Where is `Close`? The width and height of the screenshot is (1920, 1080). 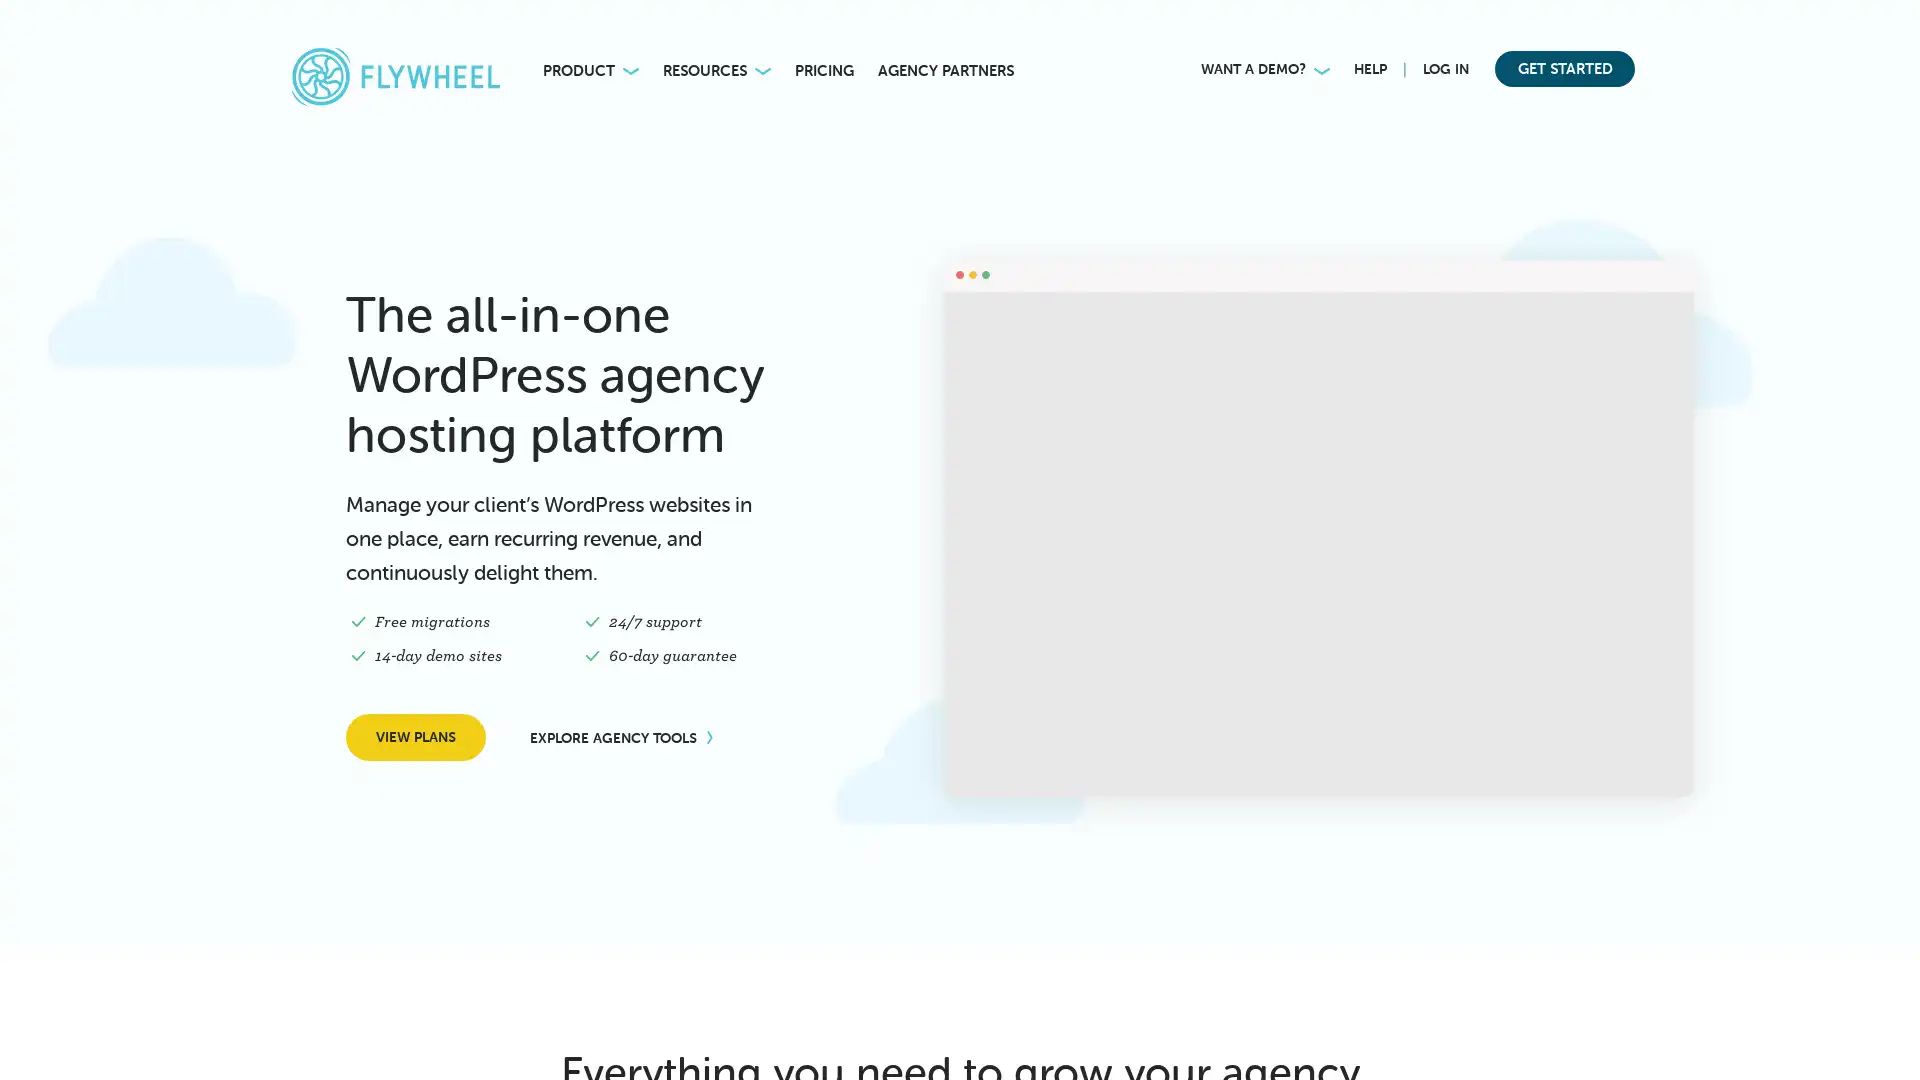
Close is located at coordinates (481, 818).